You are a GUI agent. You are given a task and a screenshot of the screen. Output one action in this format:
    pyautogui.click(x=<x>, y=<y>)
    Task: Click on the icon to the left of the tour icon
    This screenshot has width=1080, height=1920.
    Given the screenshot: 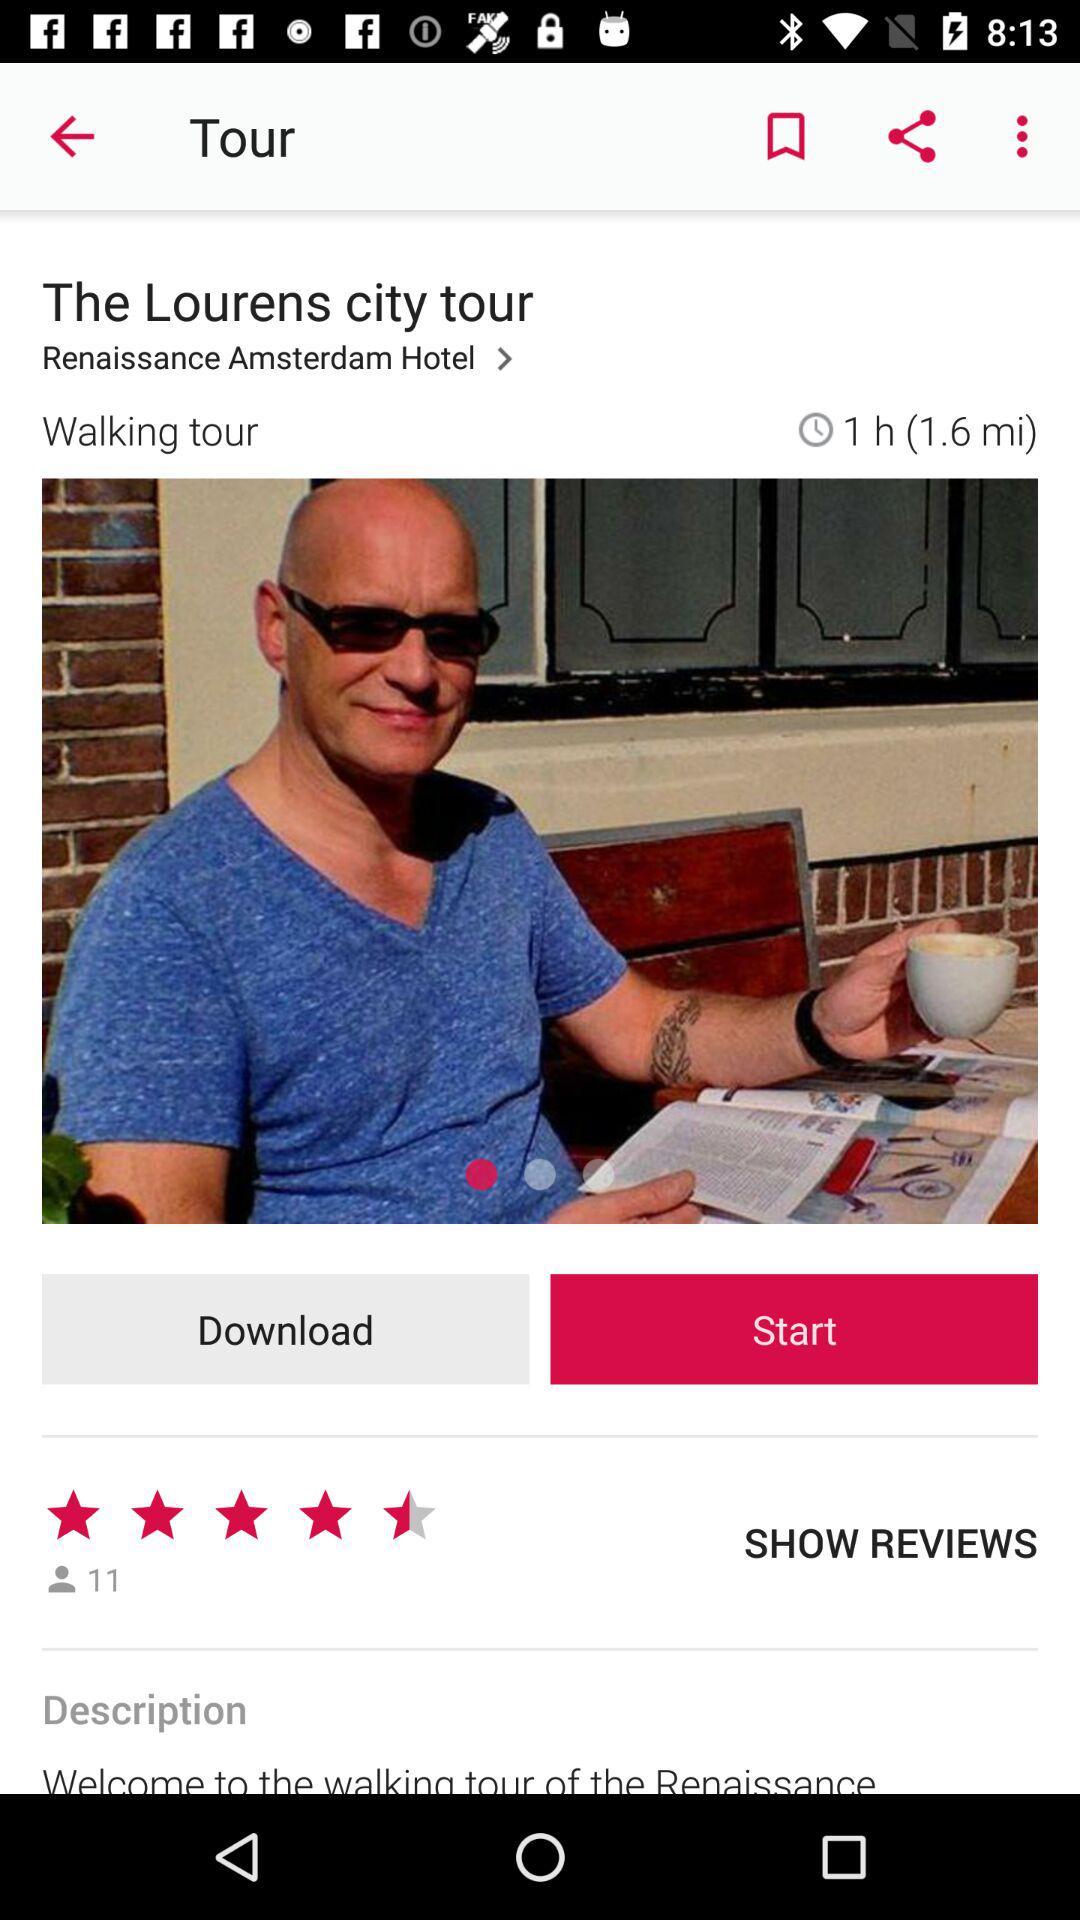 What is the action you would take?
    pyautogui.click(x=72, y=135)
    